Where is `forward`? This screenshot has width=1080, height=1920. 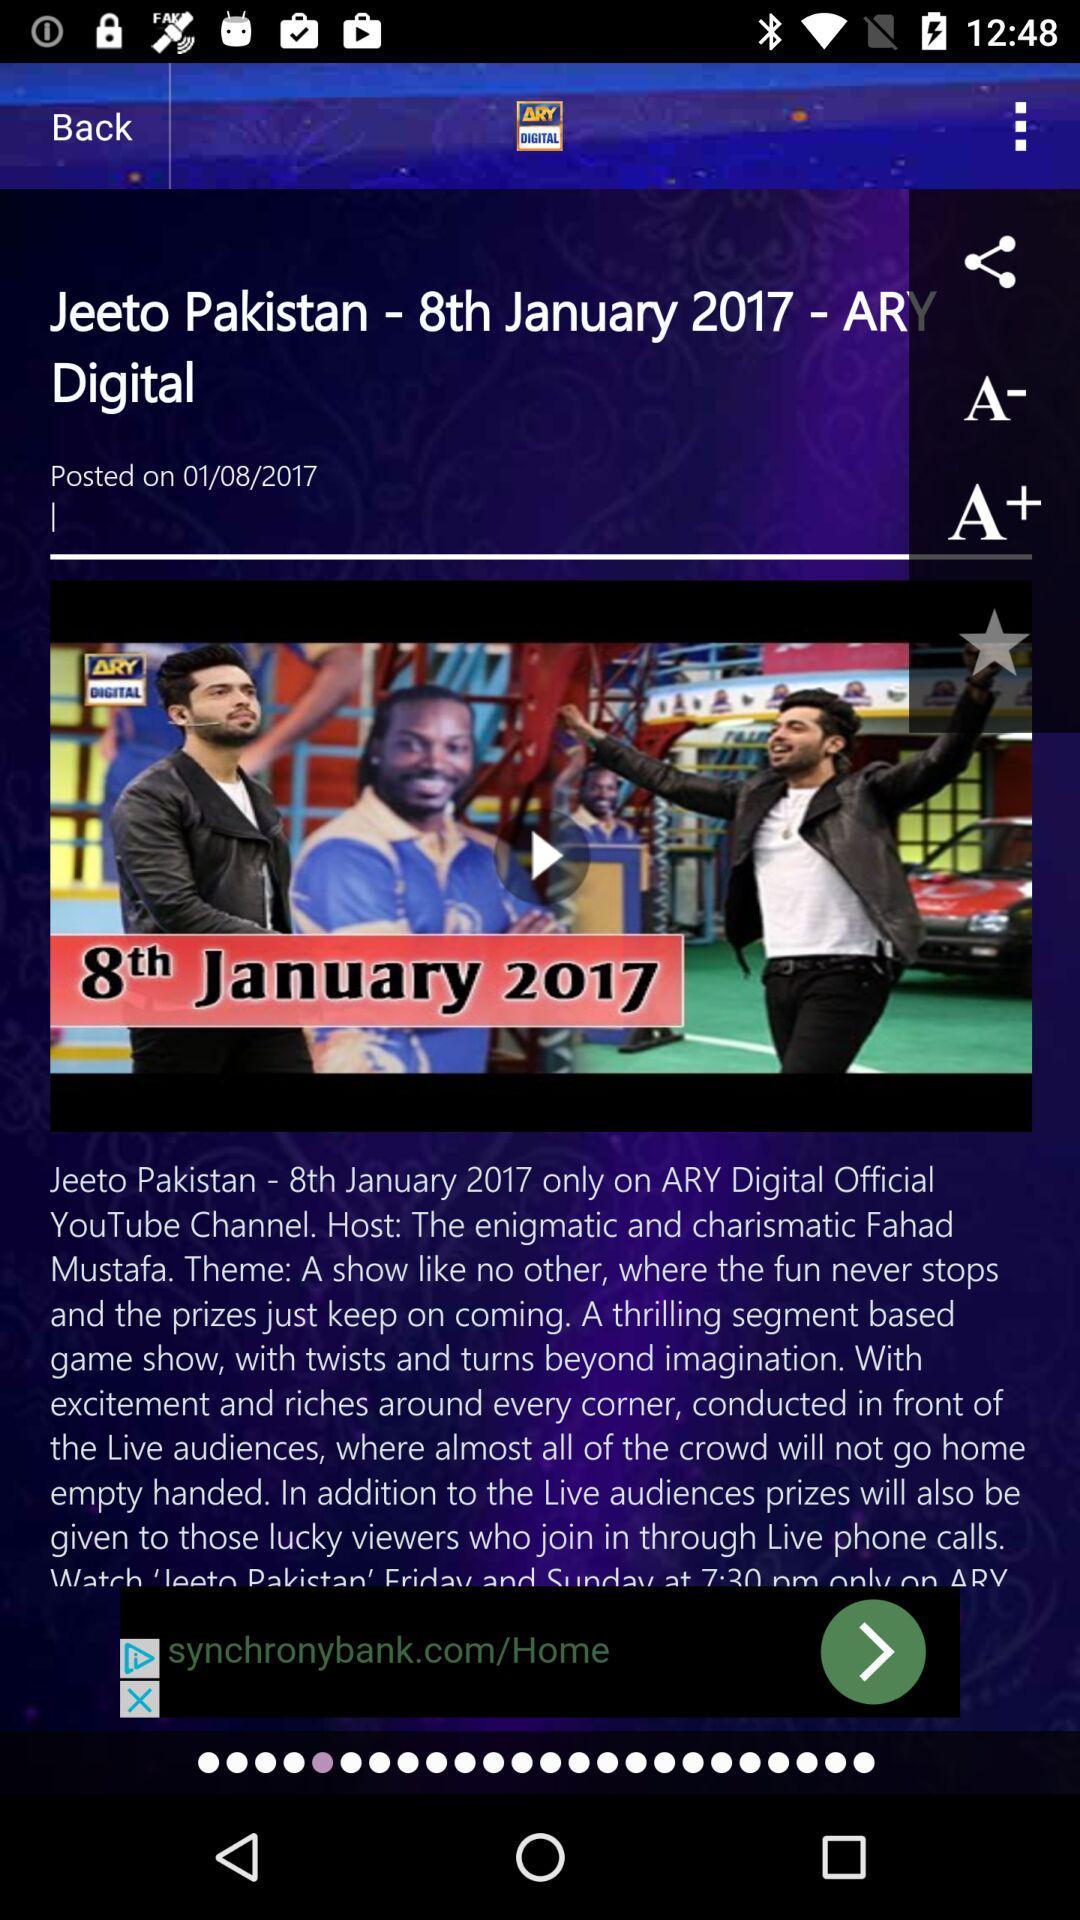 forward is located at coordinates (540, 1651).